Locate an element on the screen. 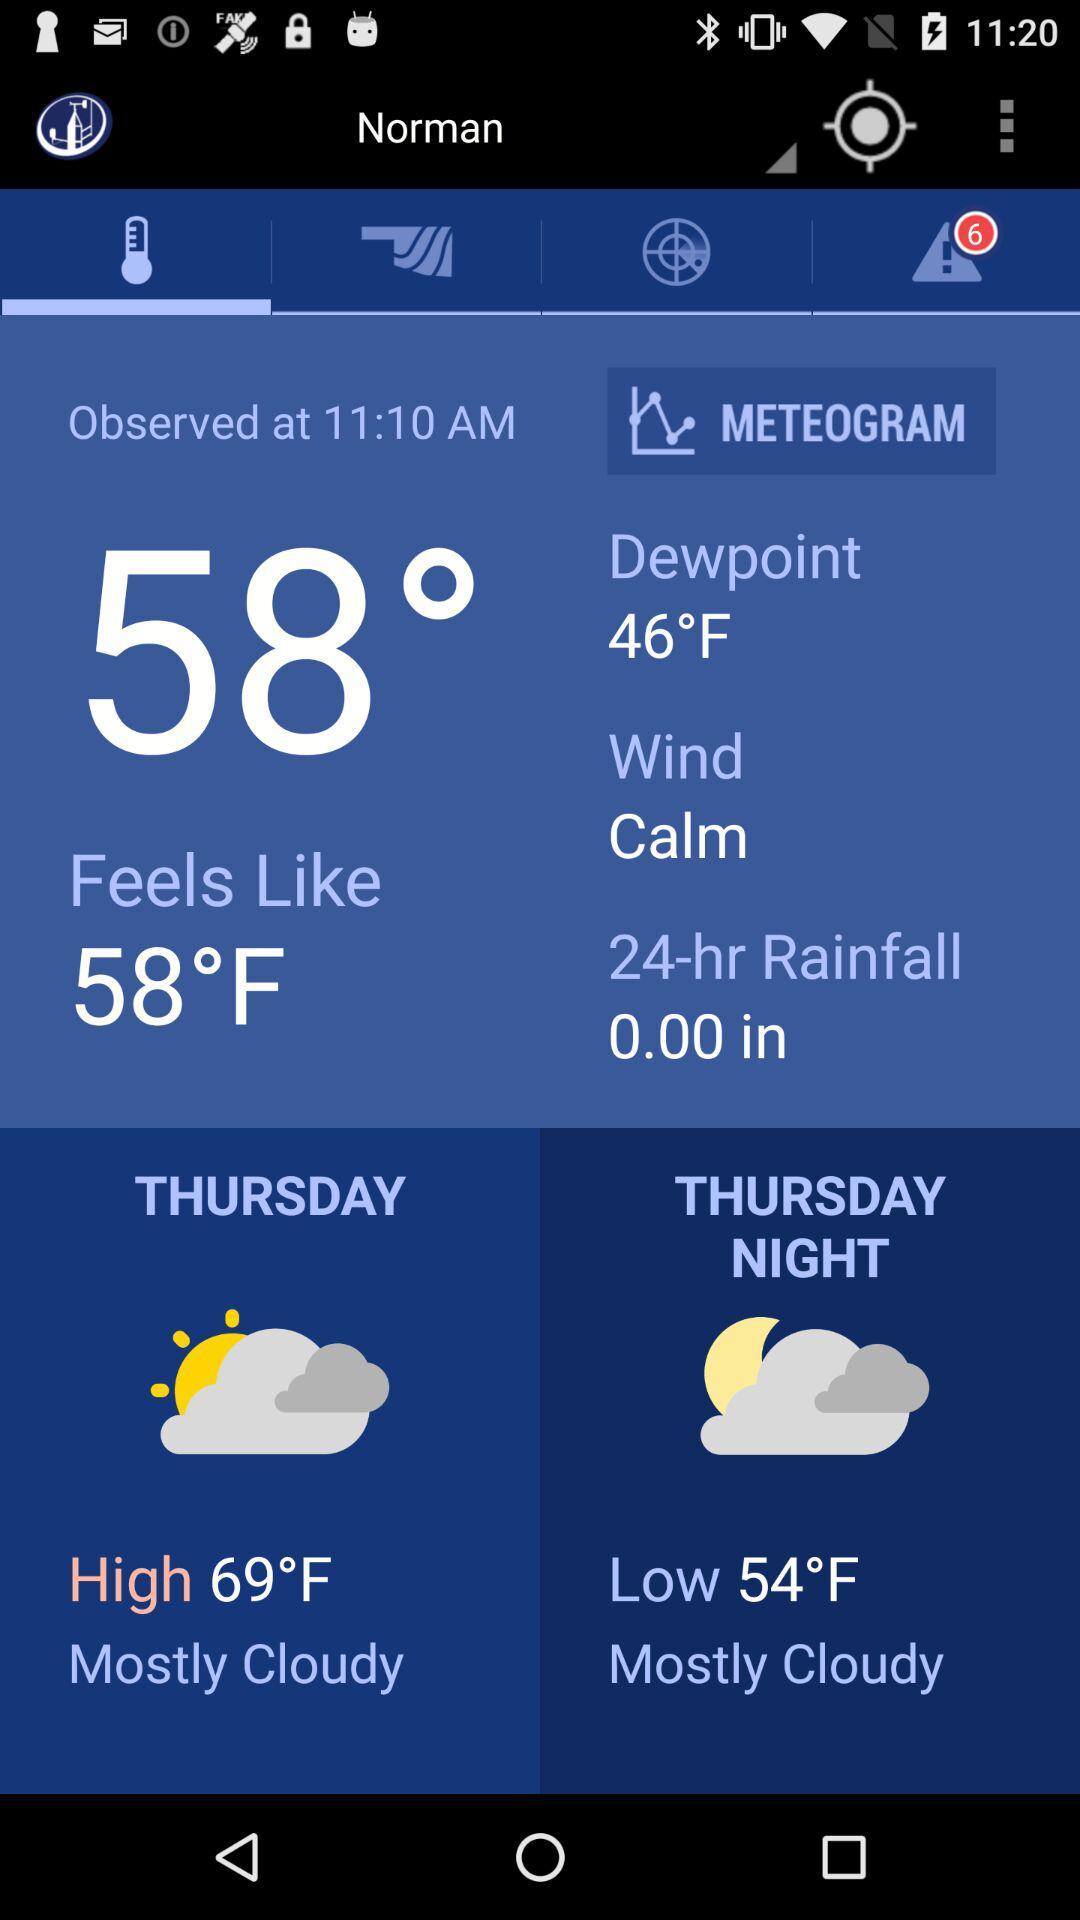  the item to the right of observed at 11 is located at coordinates (817, 420).